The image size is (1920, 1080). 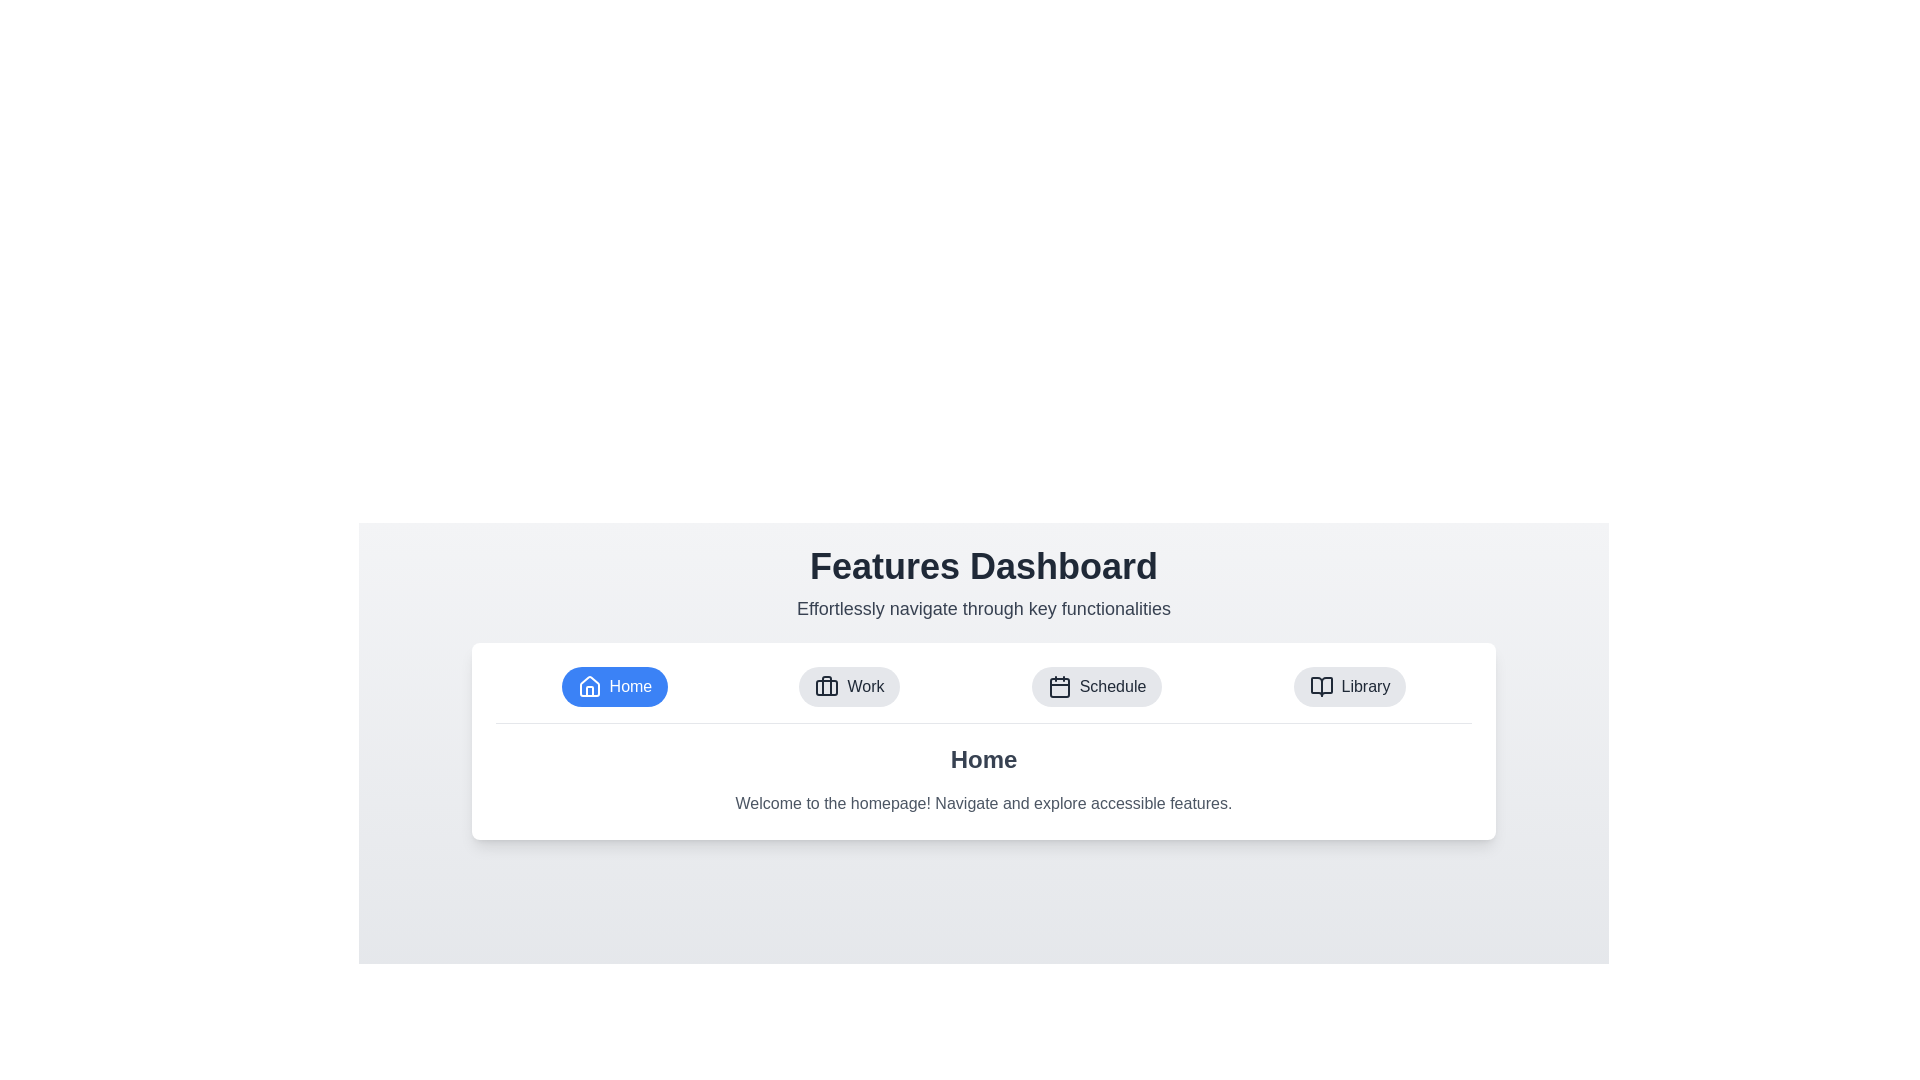 I want to click on the Schedule tab to switch to it, so click(x=1095, y=685).